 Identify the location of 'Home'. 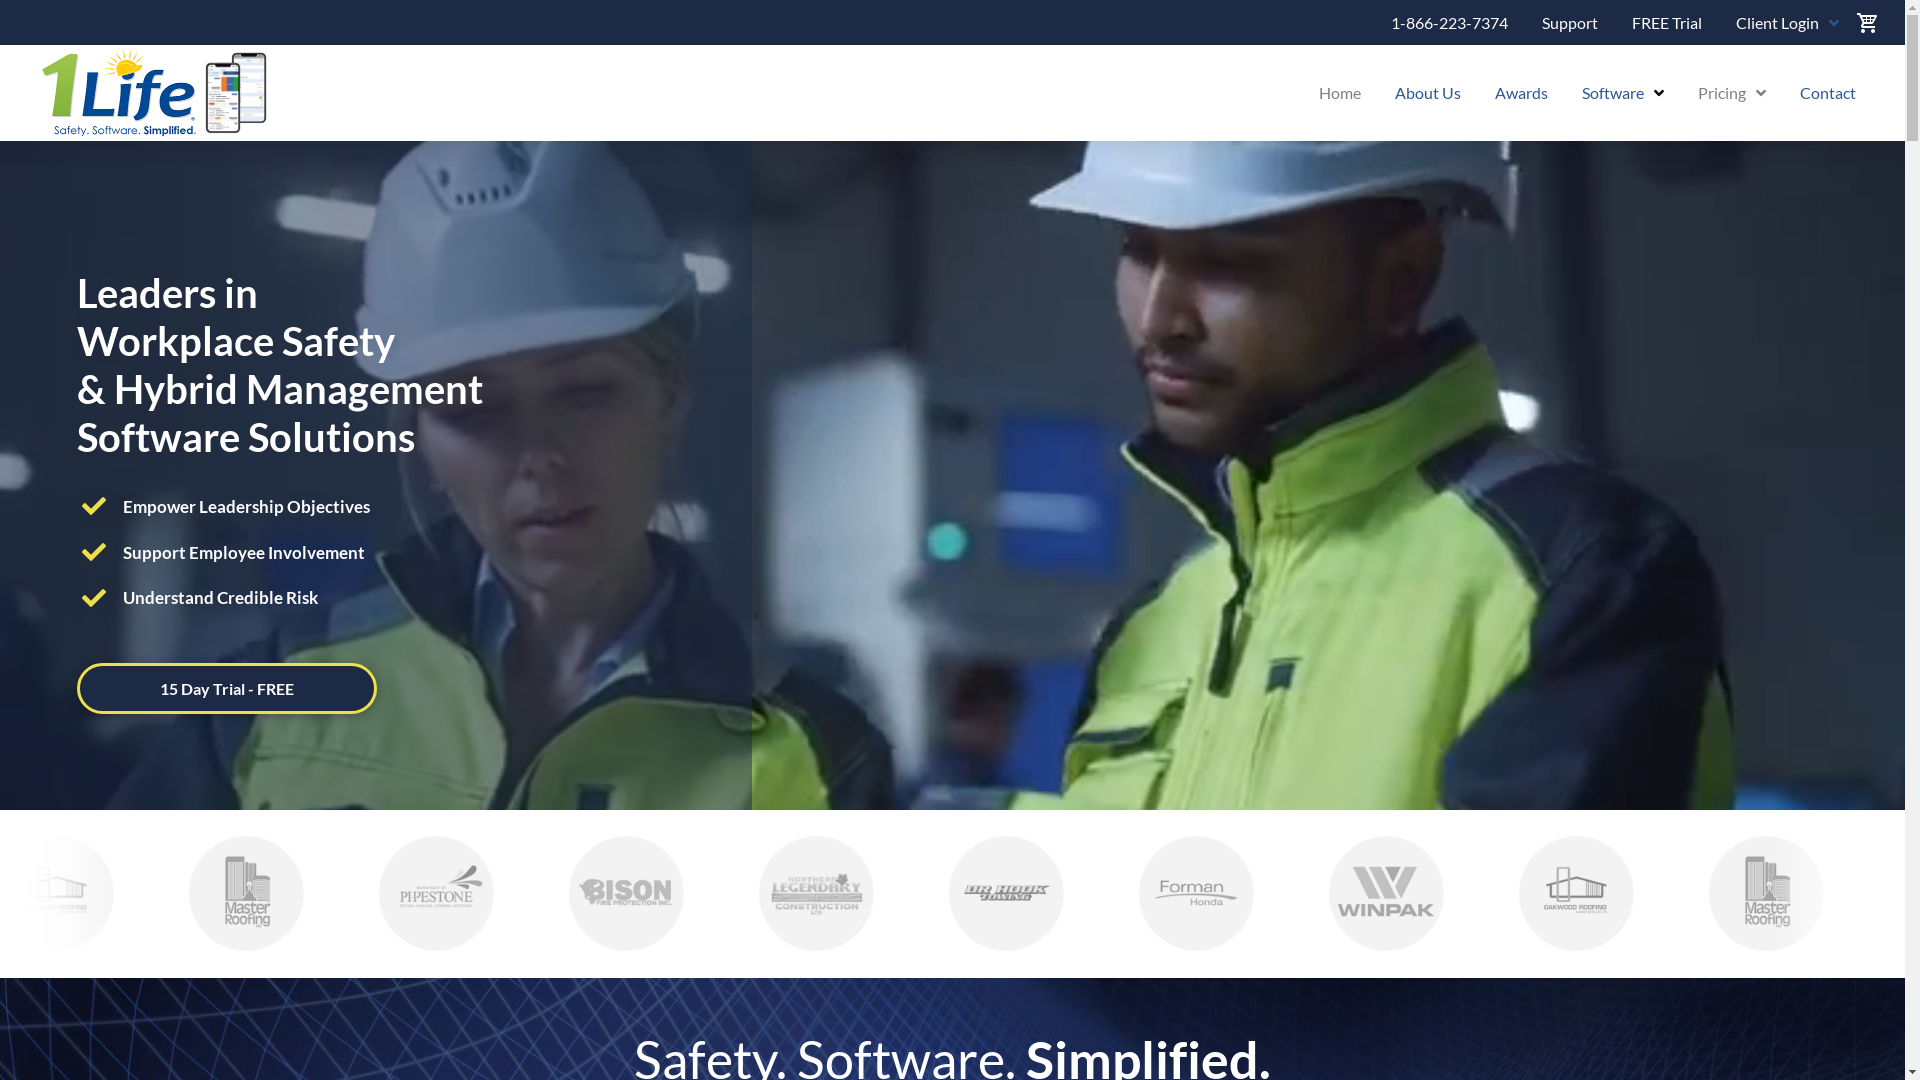
(1339, 92).